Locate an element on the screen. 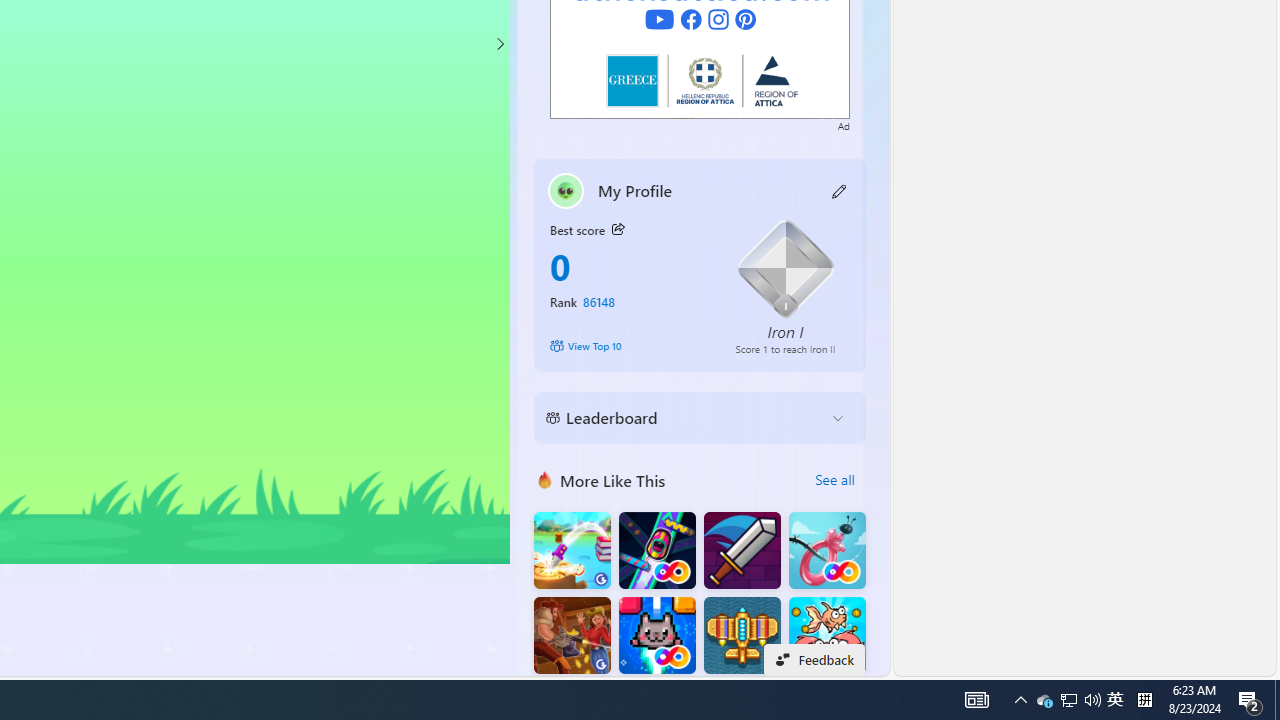  'Class: button edit-icon' is located at coordinates (839, 190).